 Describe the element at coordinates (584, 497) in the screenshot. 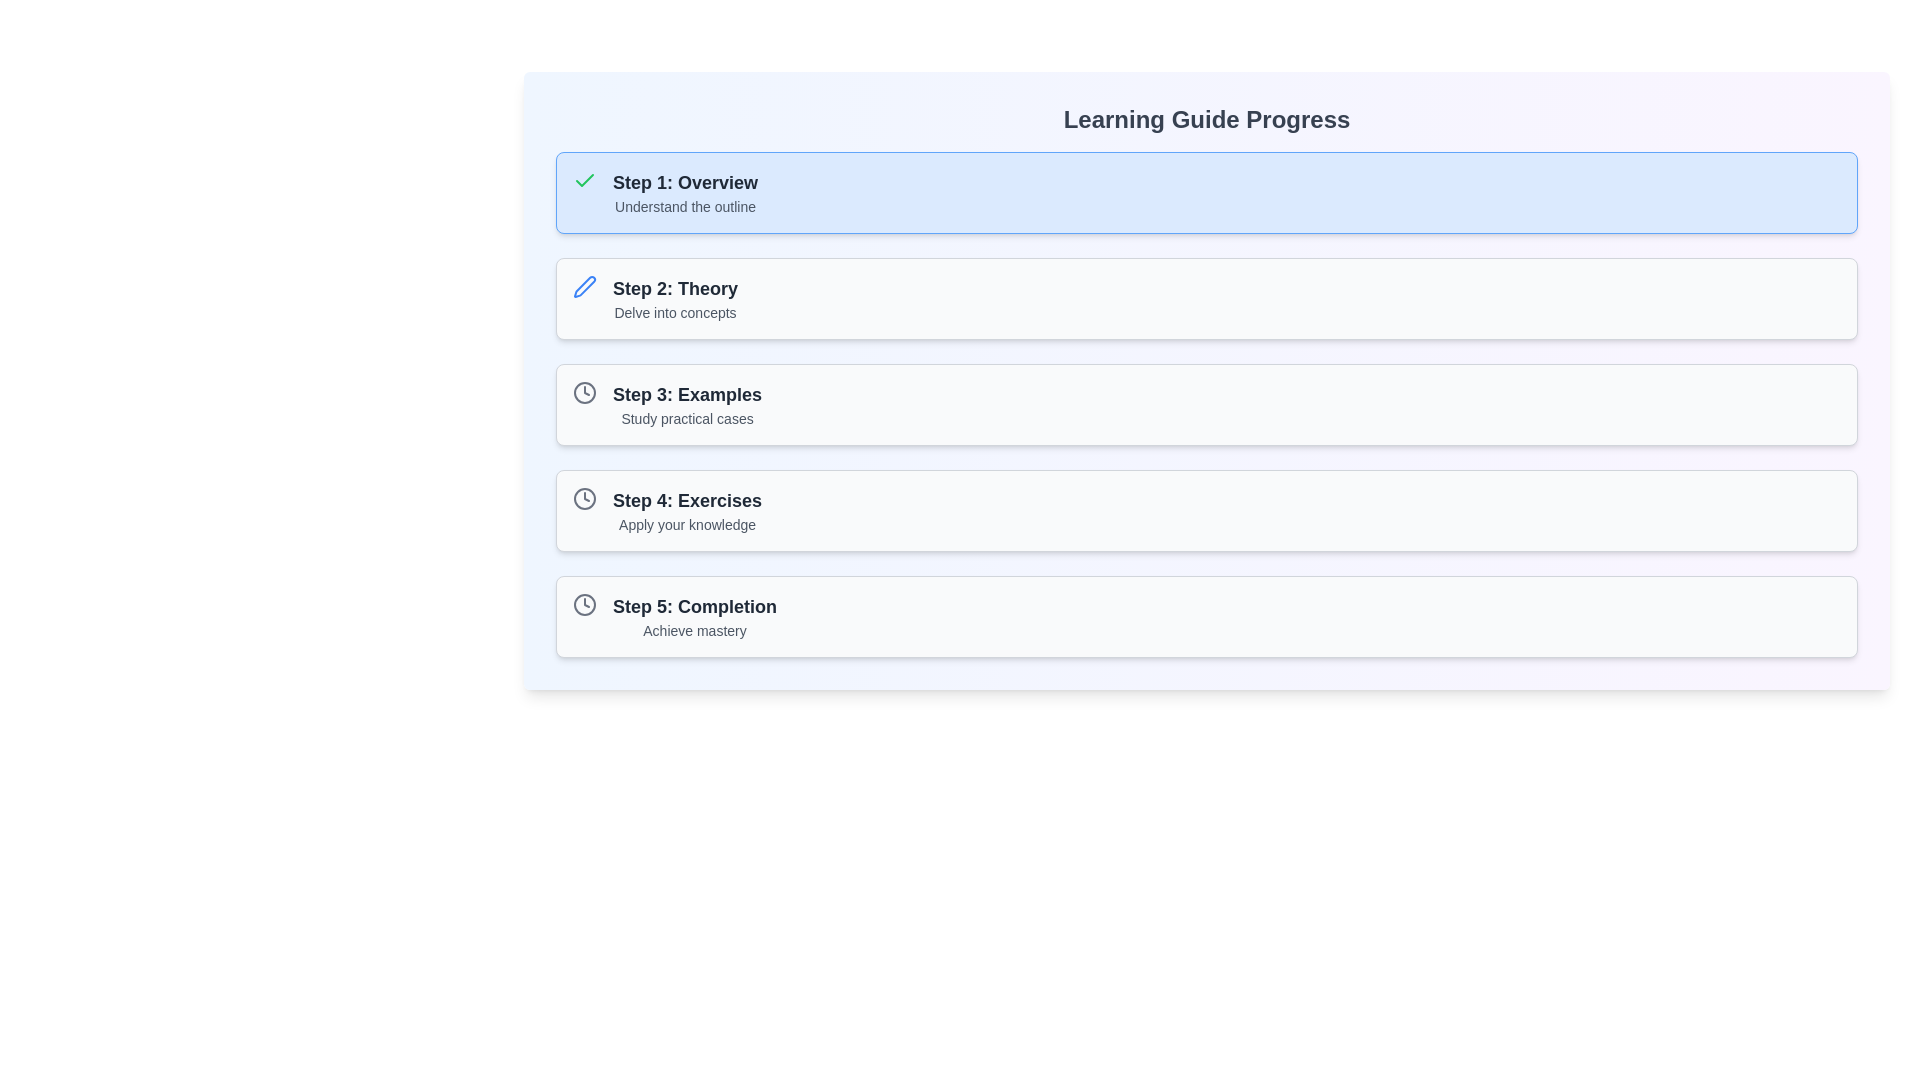

I see `the outer boundary circle of the clock icon, which serves as the visual representation of a traditional clock's round shape` at that location.